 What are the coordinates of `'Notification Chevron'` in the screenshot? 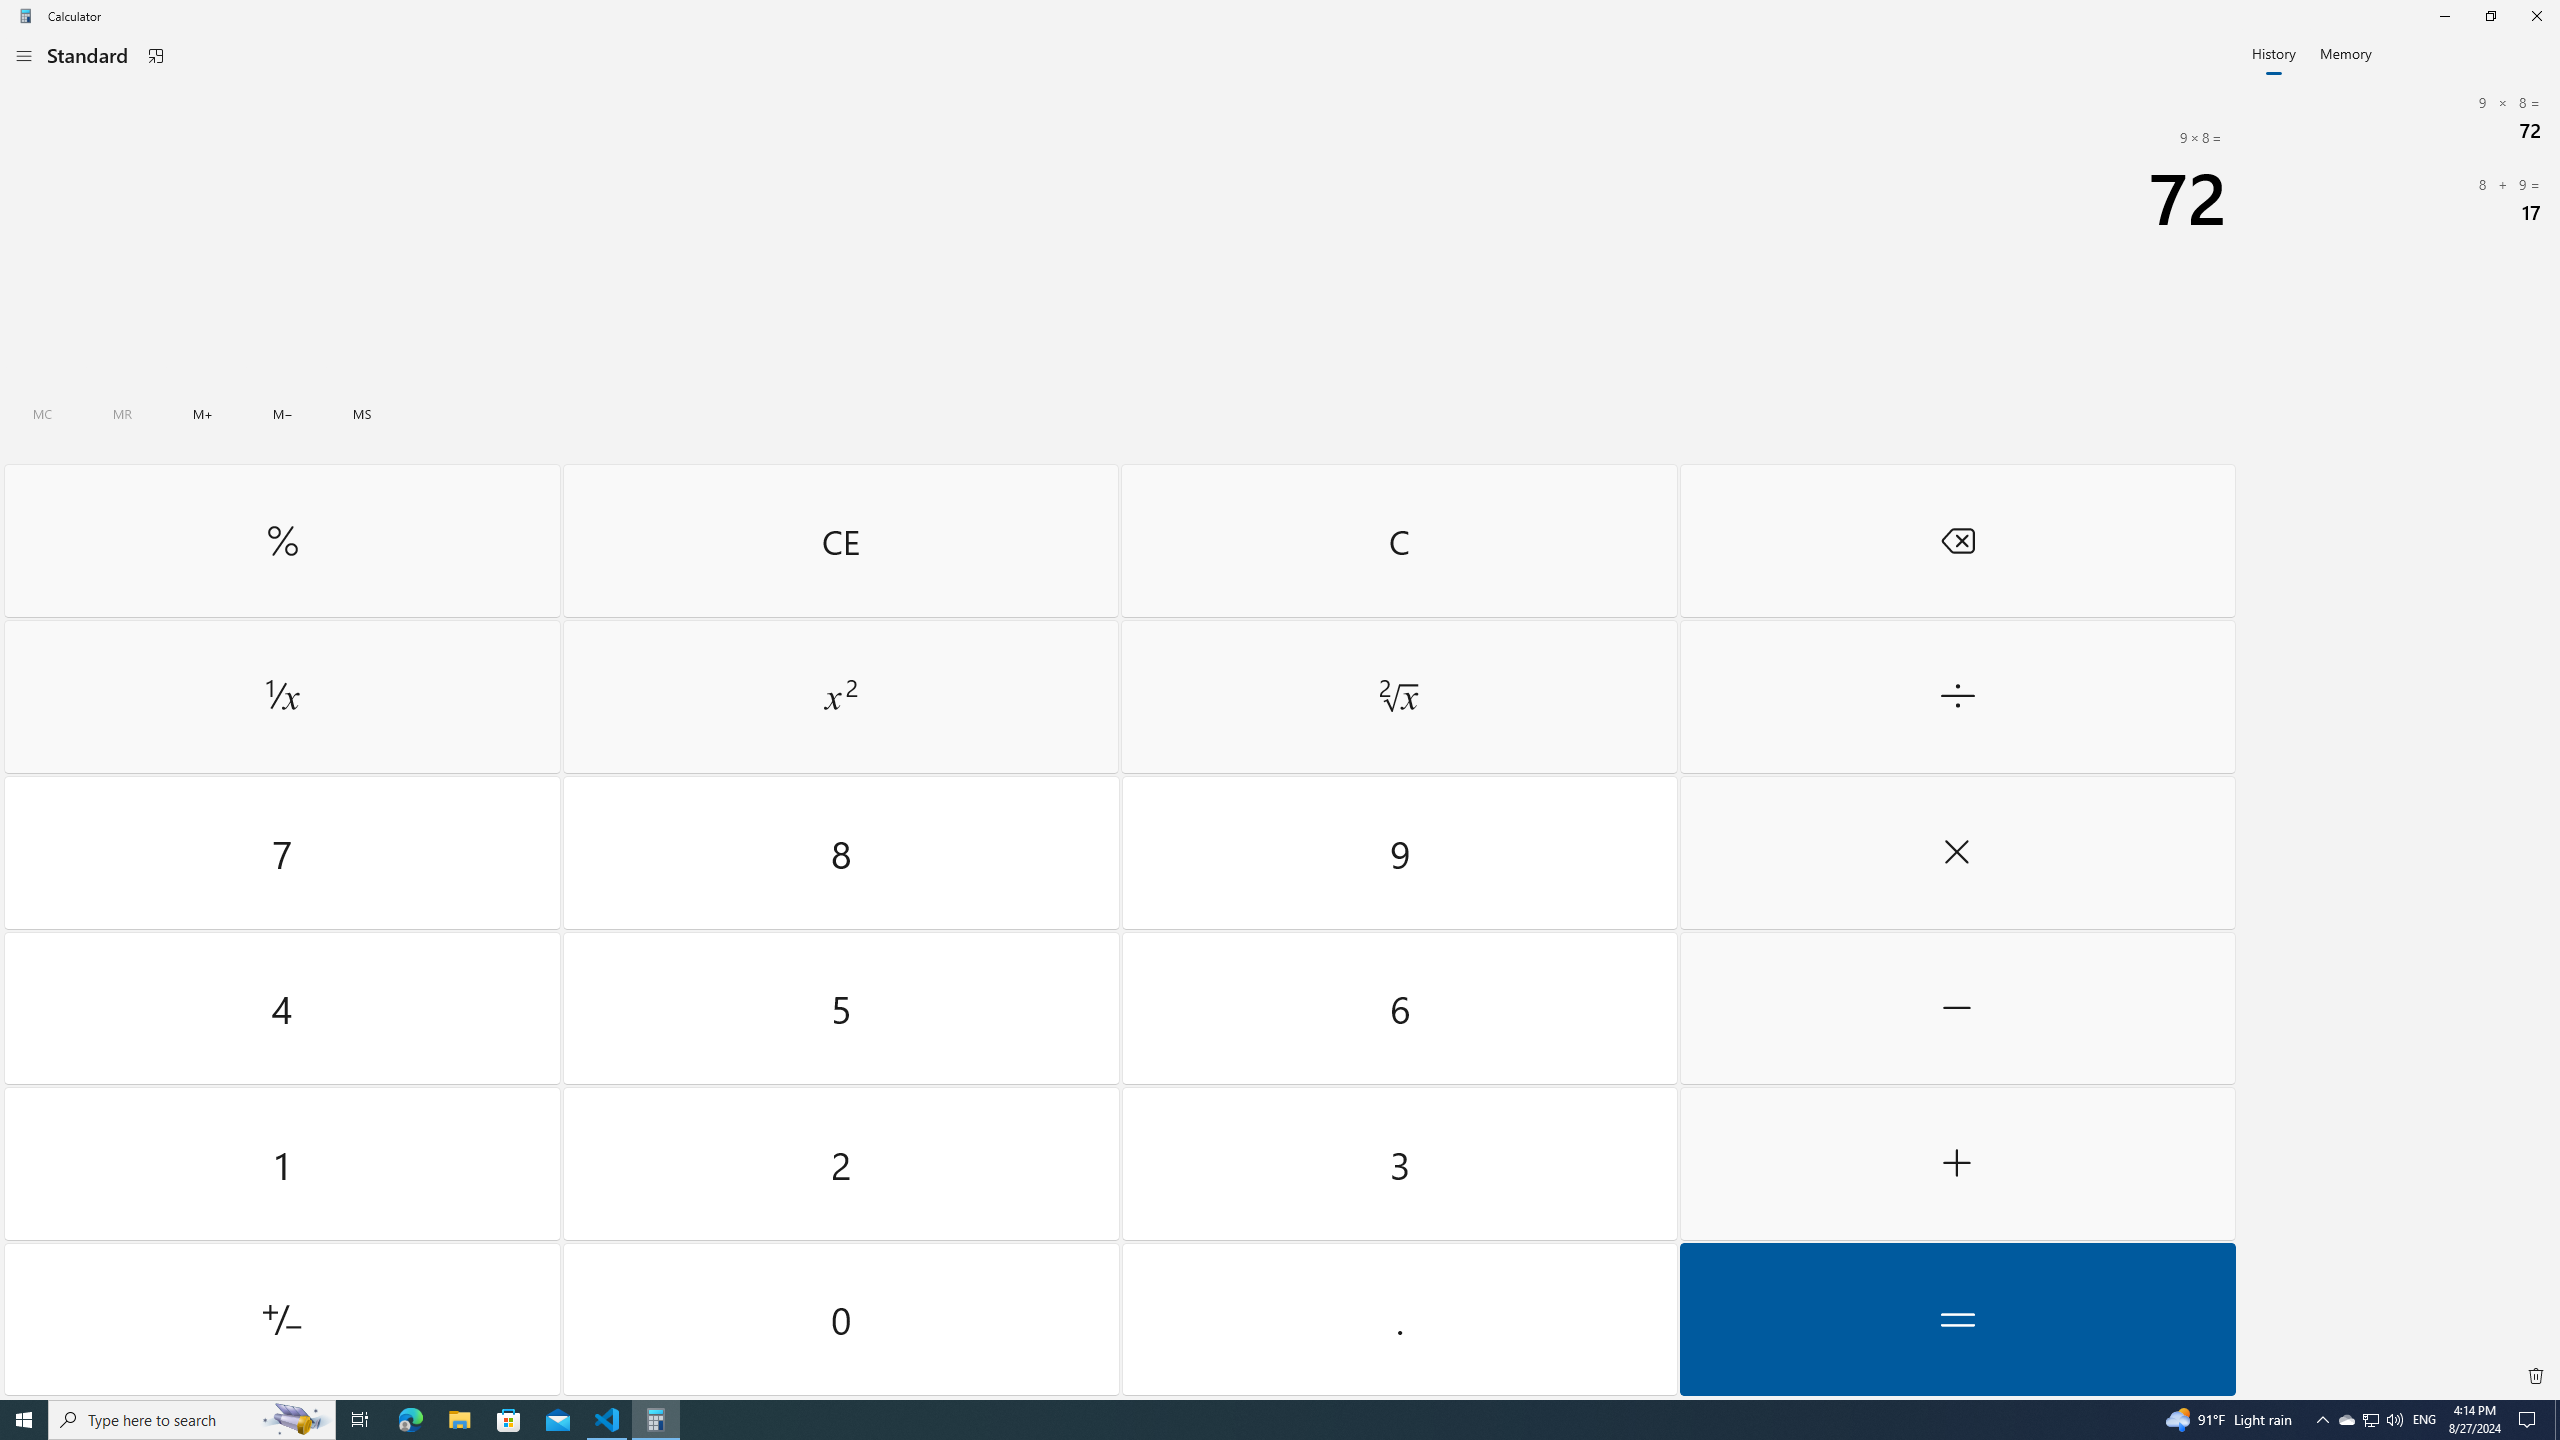 It's located at (2323, 1418).